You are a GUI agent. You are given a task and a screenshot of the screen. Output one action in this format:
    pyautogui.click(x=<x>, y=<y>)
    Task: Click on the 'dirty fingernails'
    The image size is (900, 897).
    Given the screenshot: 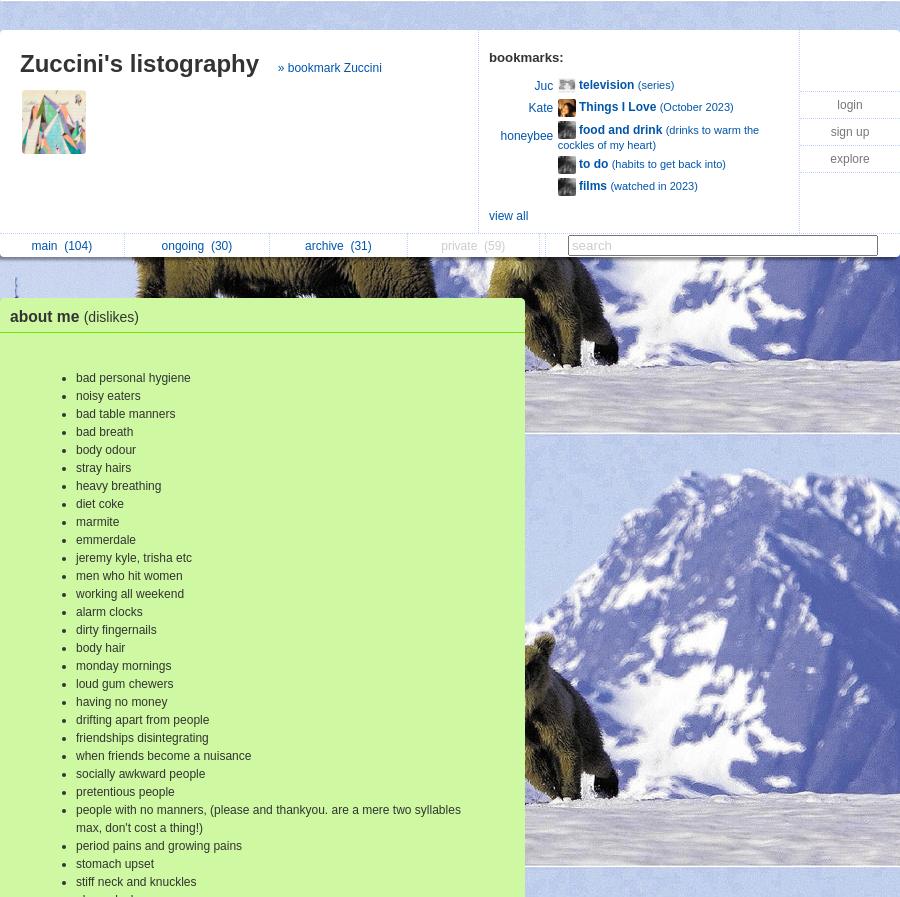 What is the action you would take?
    pyautogui.click(x=116, y=629)
    